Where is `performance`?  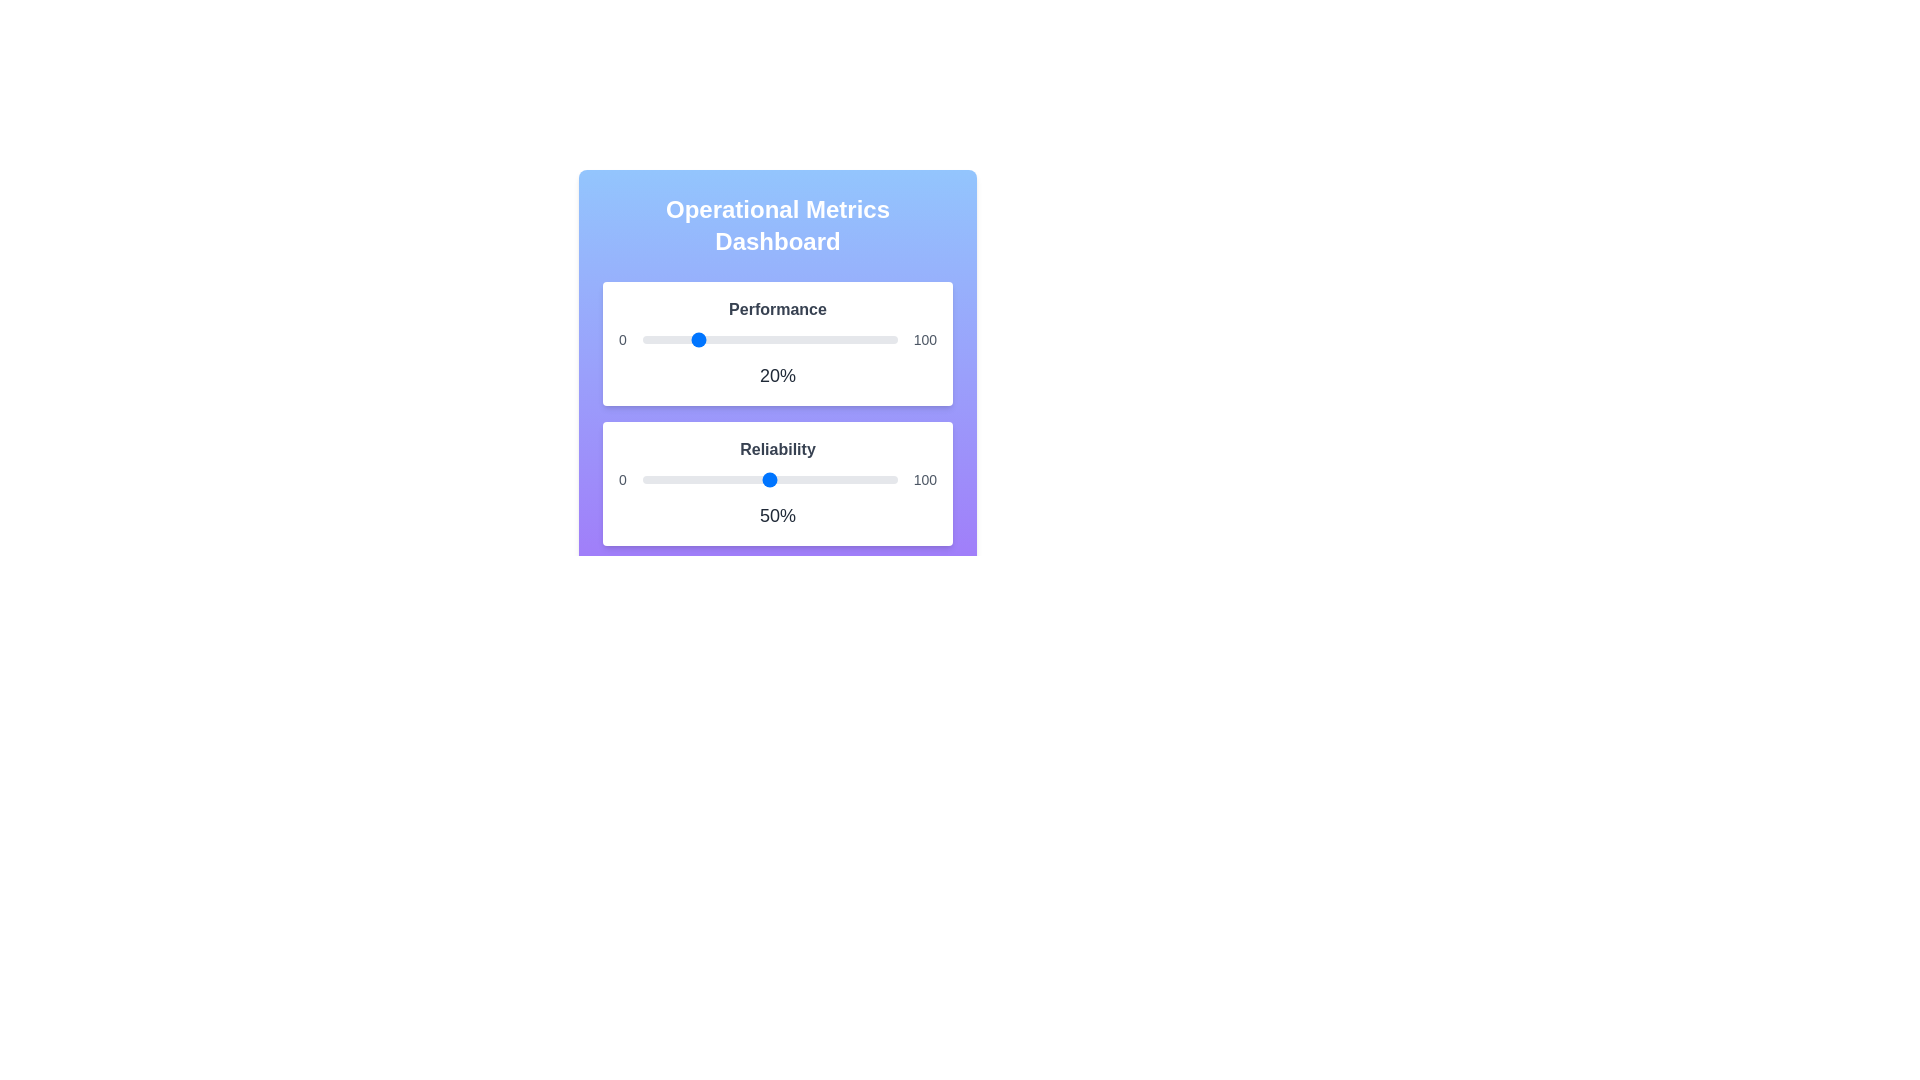
performance is located at coordinates (879, 338).